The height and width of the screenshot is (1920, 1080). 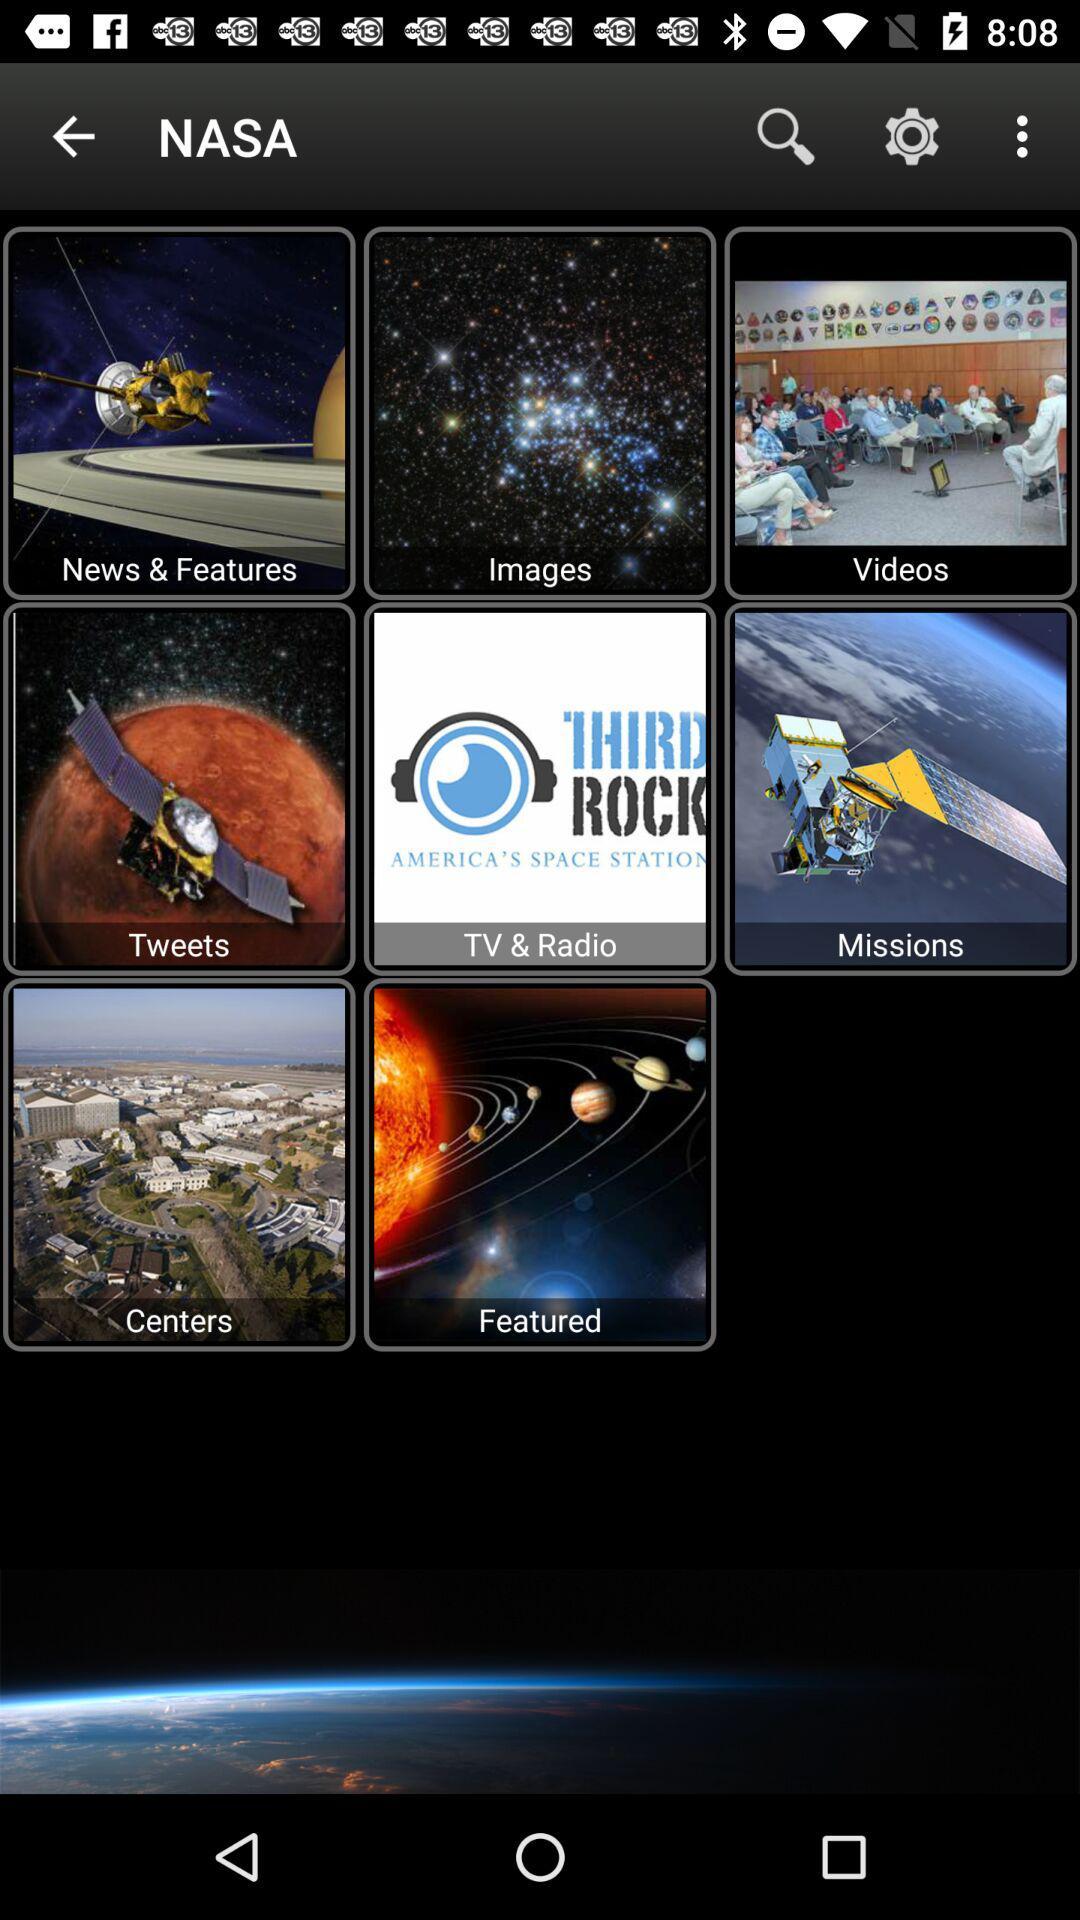 I want to click on the icon next to nasa icon, so click(x=72, y=135).